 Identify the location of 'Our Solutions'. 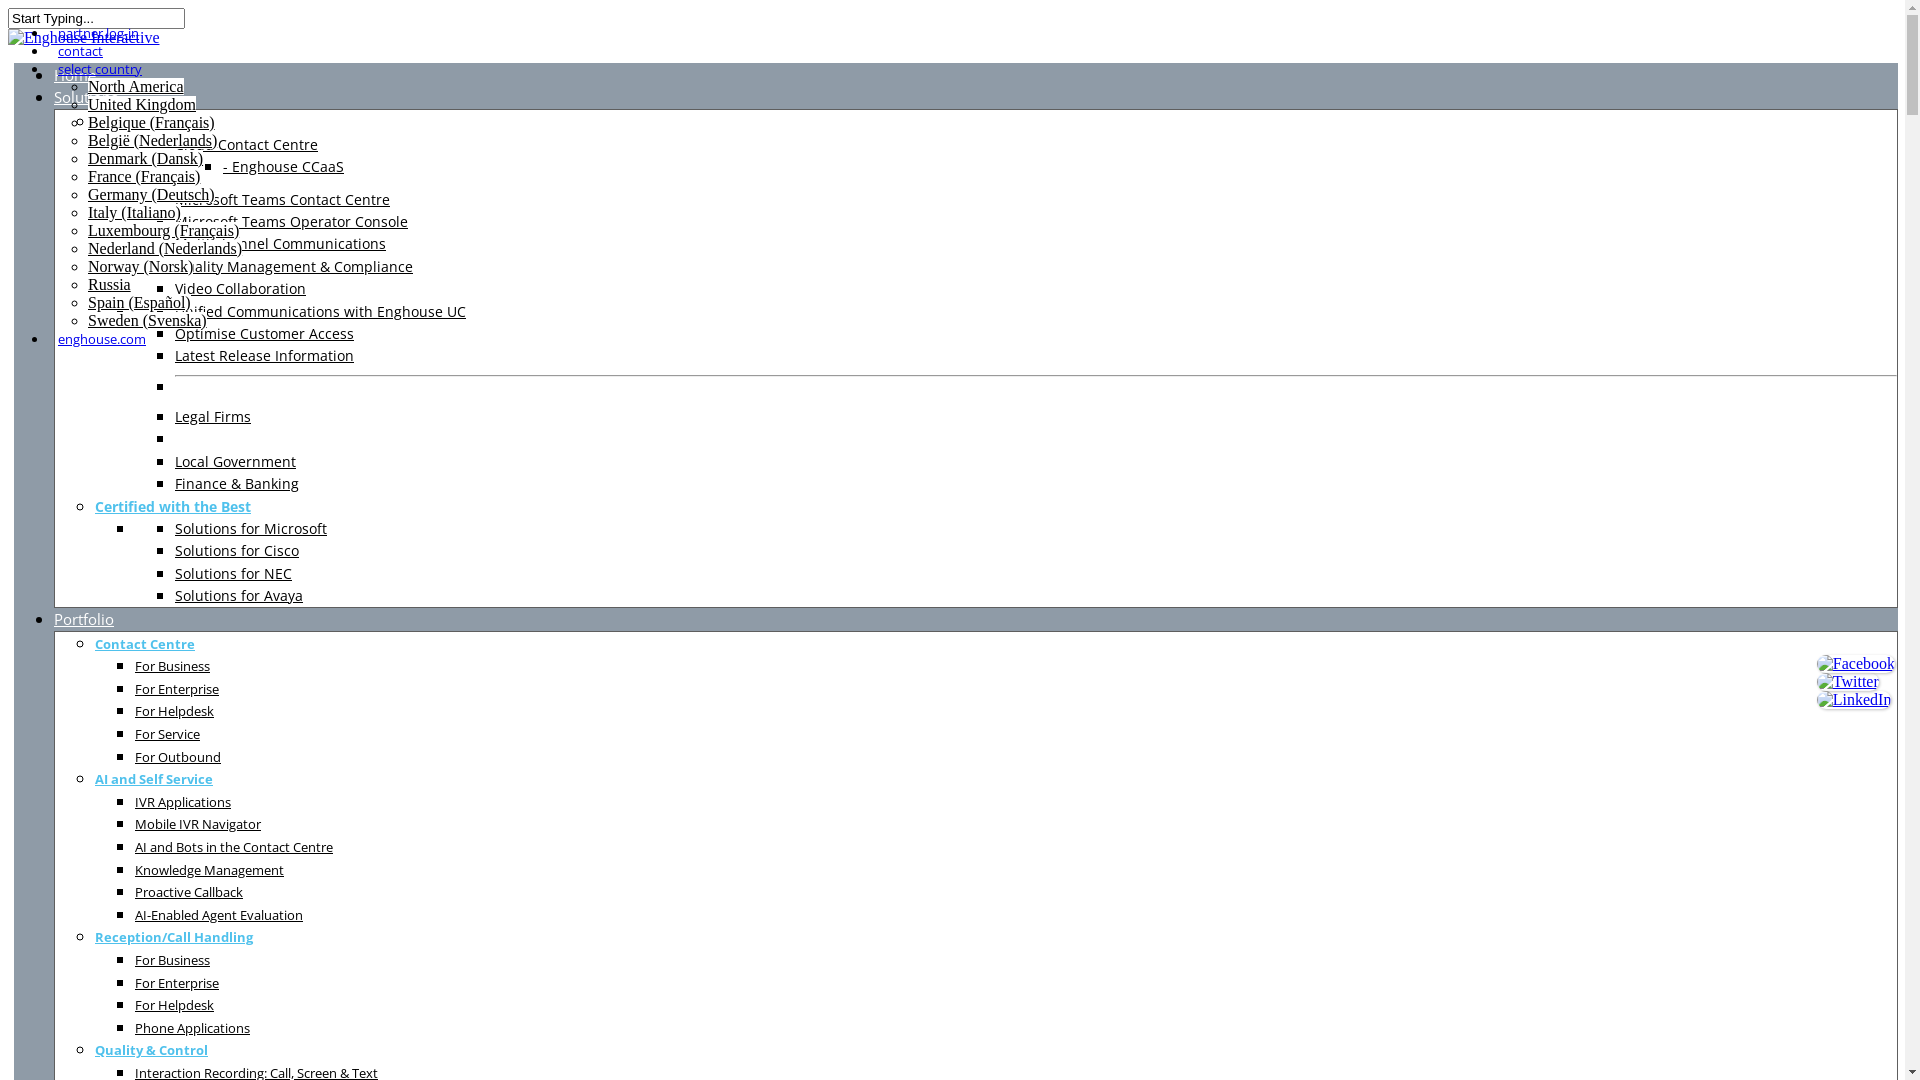
(141, 121).